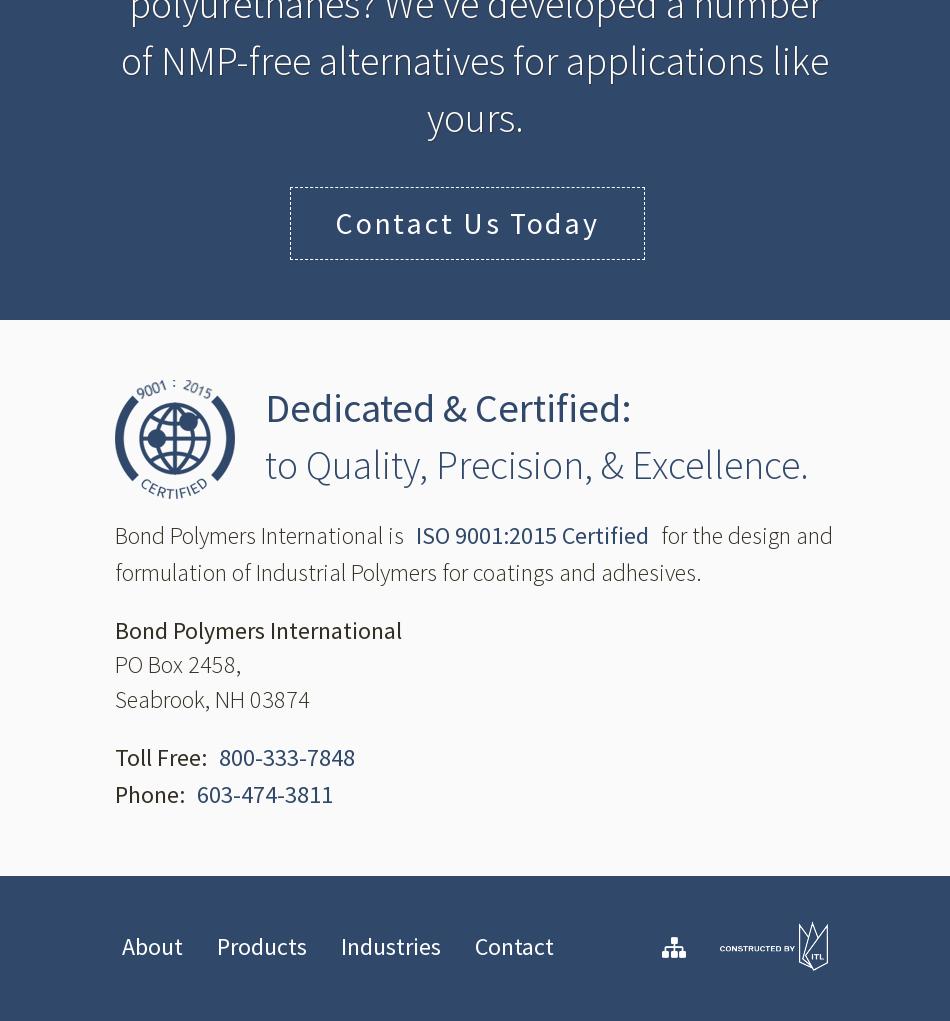  What do you see at coordinates (514, 944) in the screenshot?
I see `'Contact'` at bounding box center [514, 944].